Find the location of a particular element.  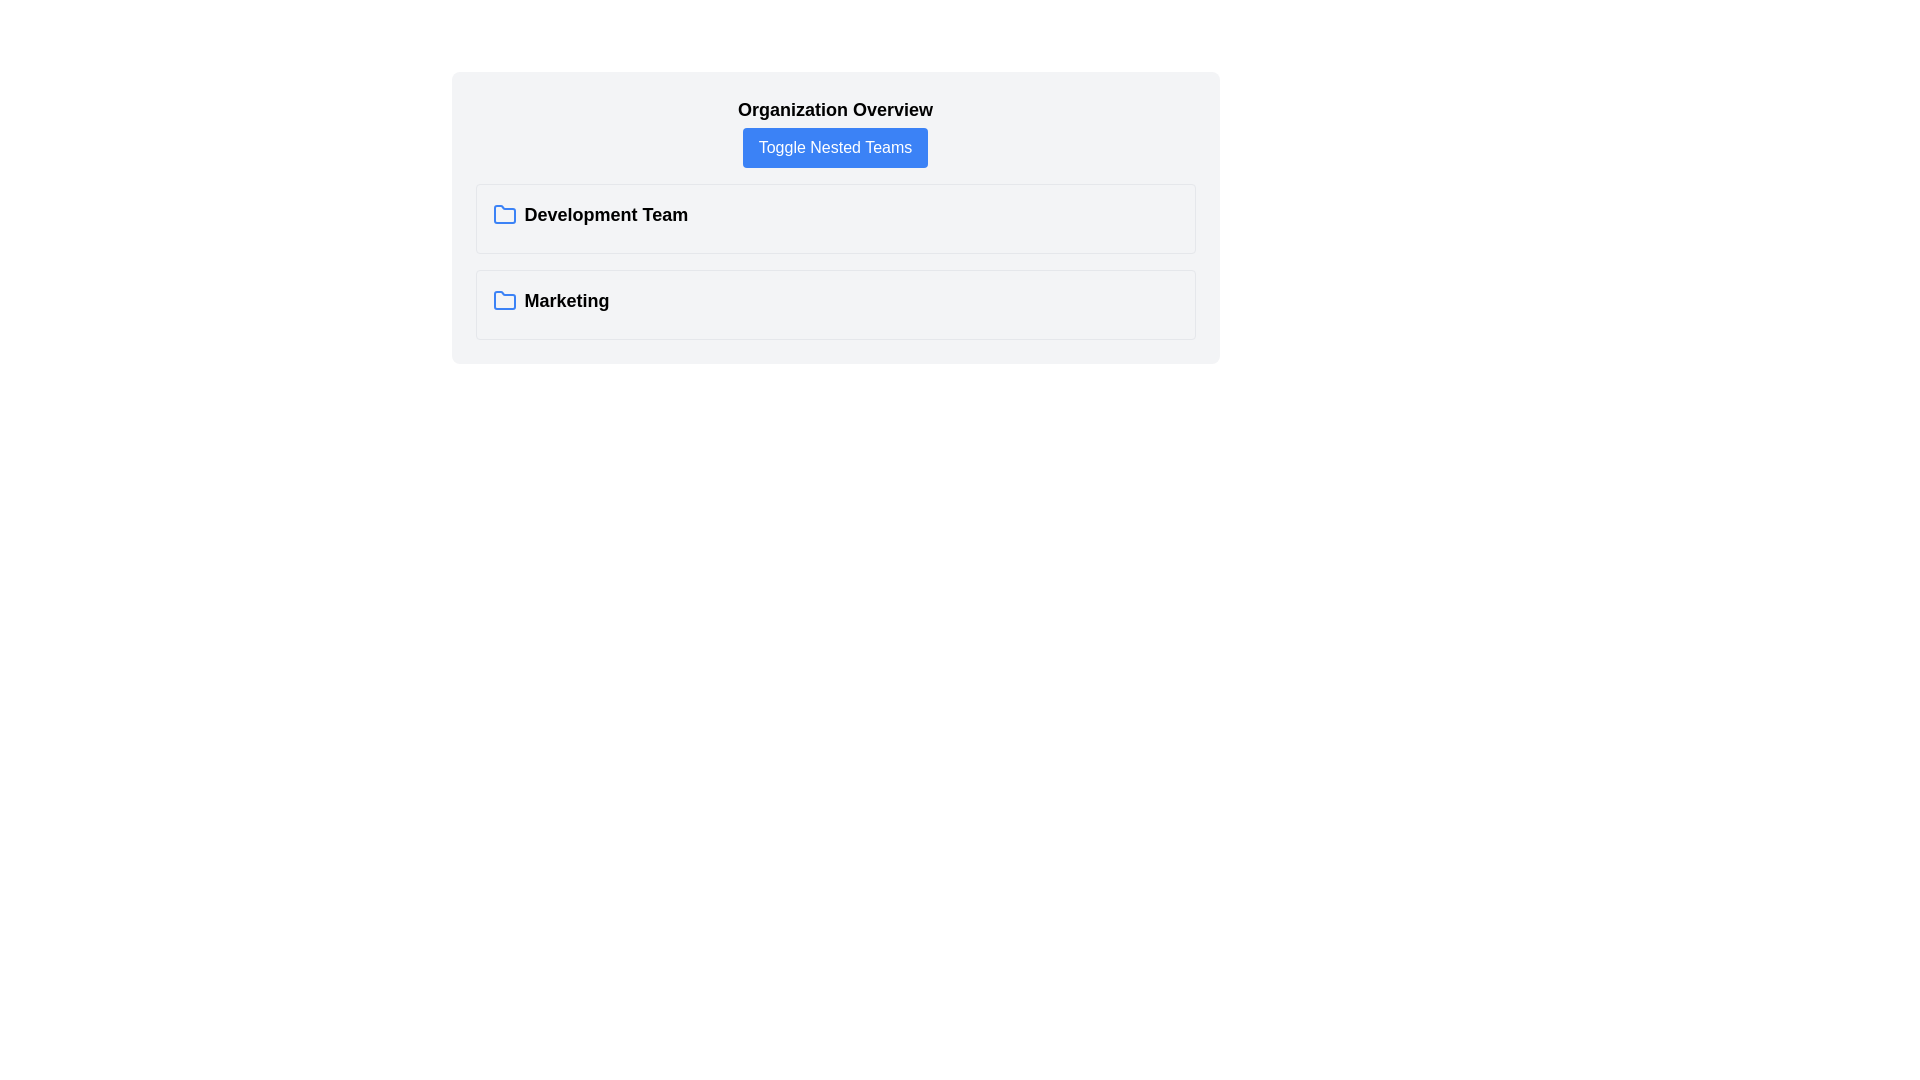

the folder icon representing the 'Marketing' section is located at coordinates (504, 300).